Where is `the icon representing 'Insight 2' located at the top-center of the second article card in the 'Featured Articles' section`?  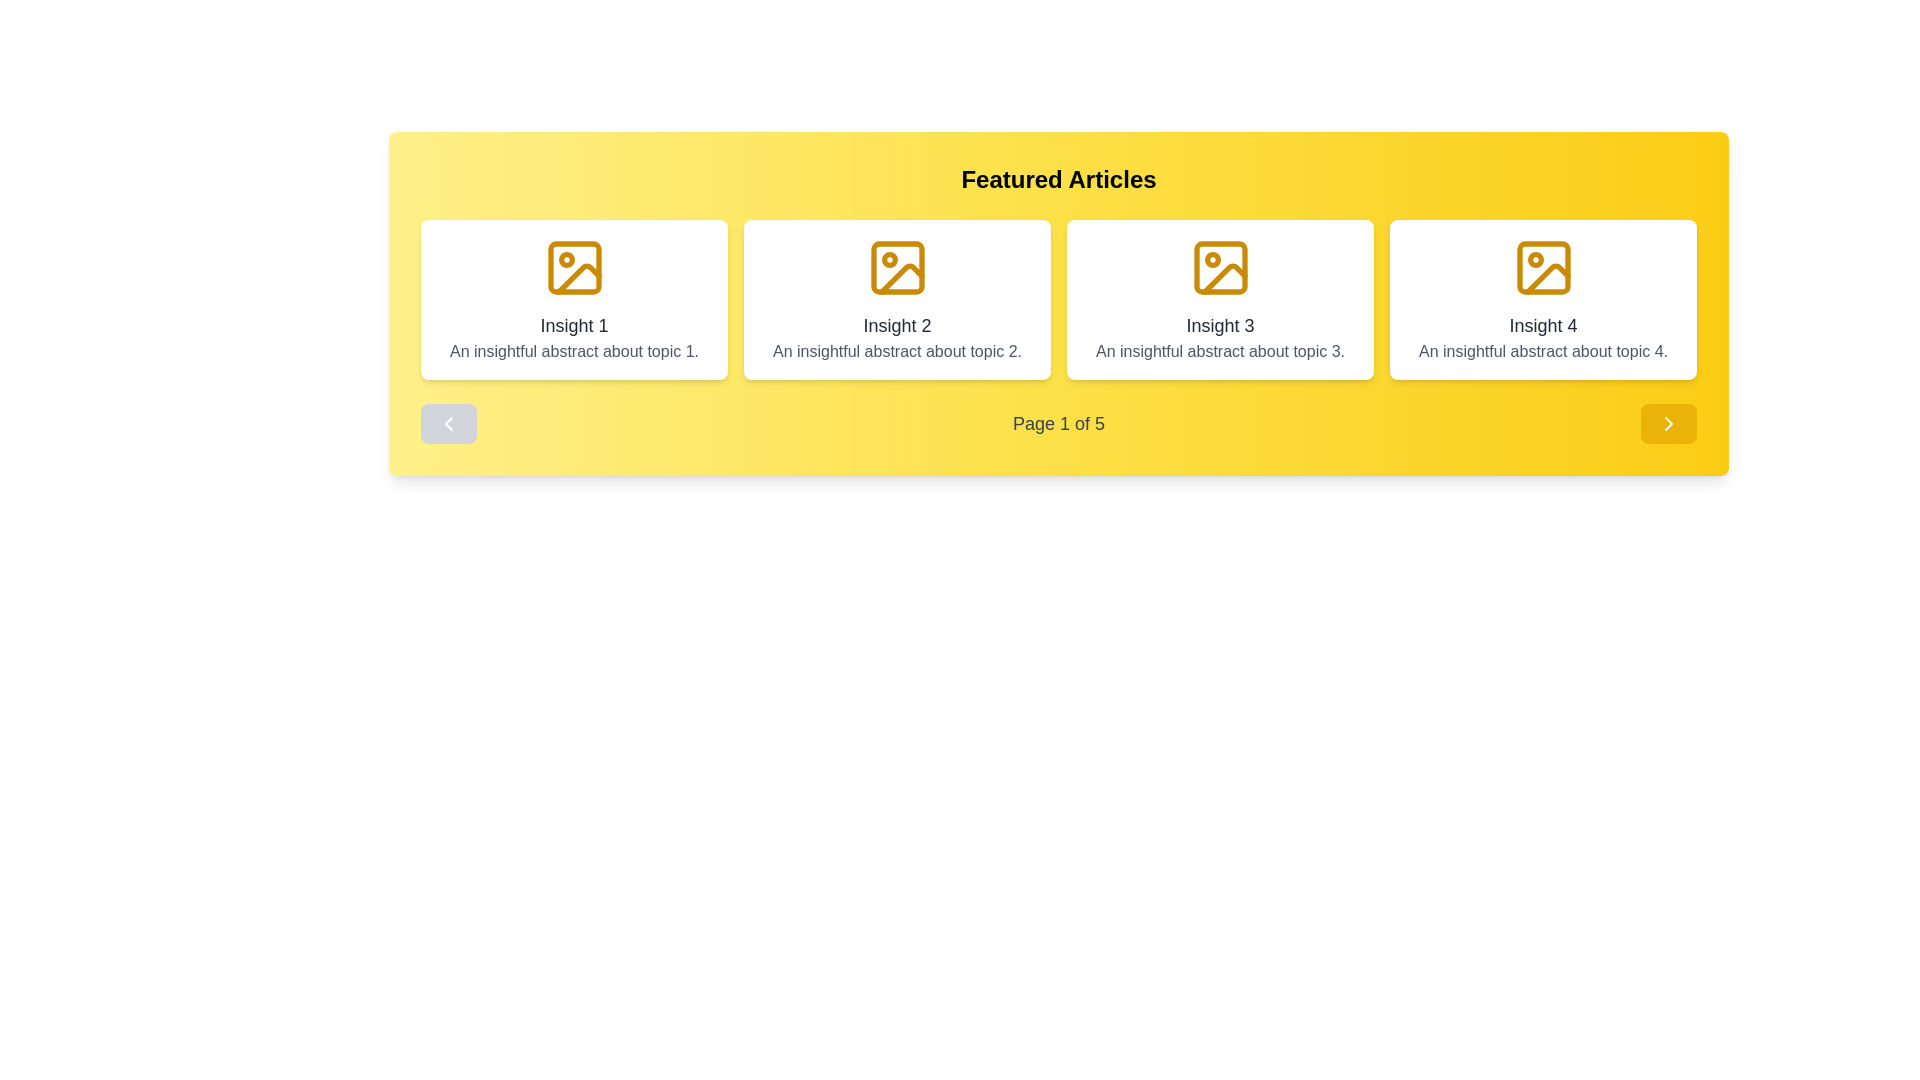
the icon representing 'Insight 2' located at the top-center of the second article card in the 'Featured Articles' section is located at coordinates (896, 266).